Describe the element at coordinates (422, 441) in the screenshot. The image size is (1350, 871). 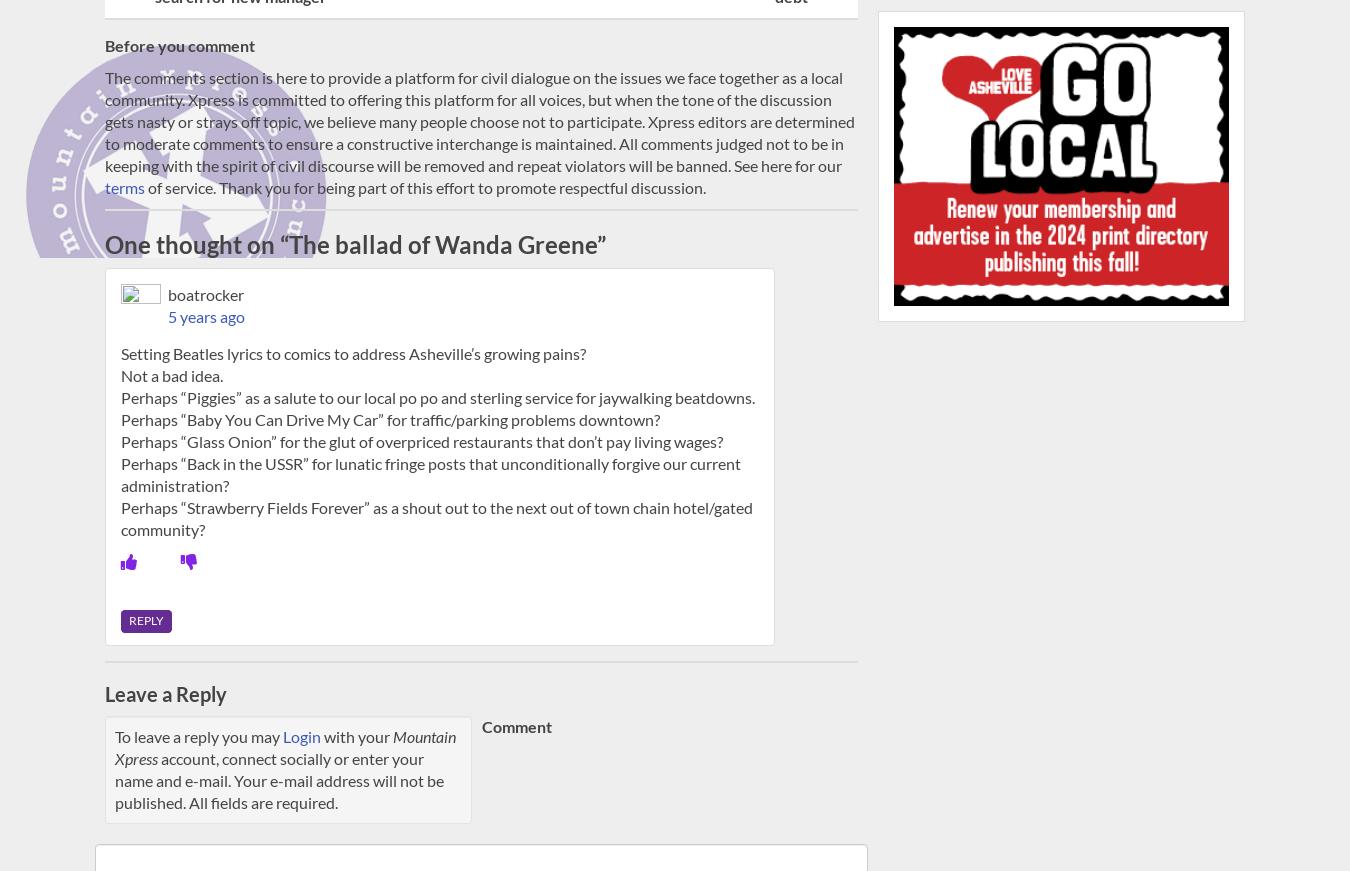
I see `'Perhaps “Glass Onion” for the glut of overpriced restaurants that don’t pay living wages?'` at that location.